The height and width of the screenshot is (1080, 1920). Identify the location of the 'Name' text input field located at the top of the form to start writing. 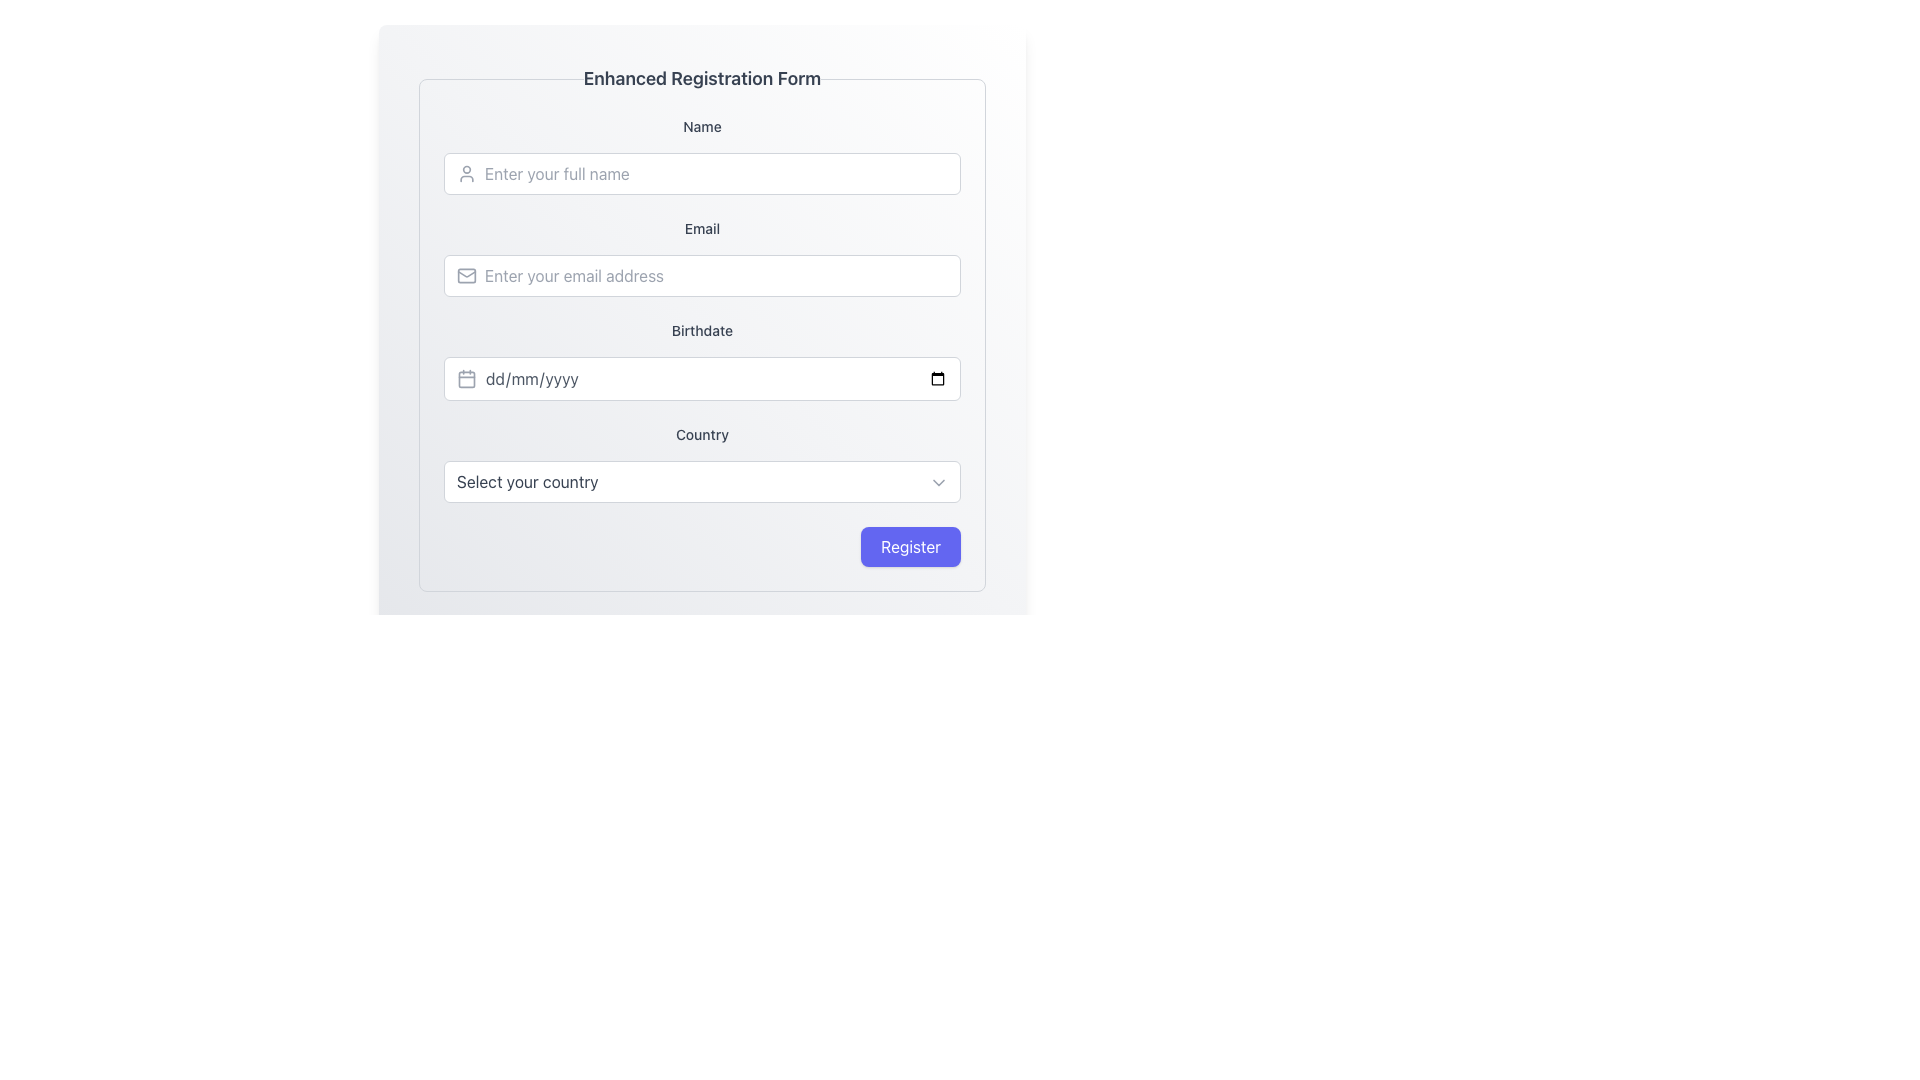
(702, 154).